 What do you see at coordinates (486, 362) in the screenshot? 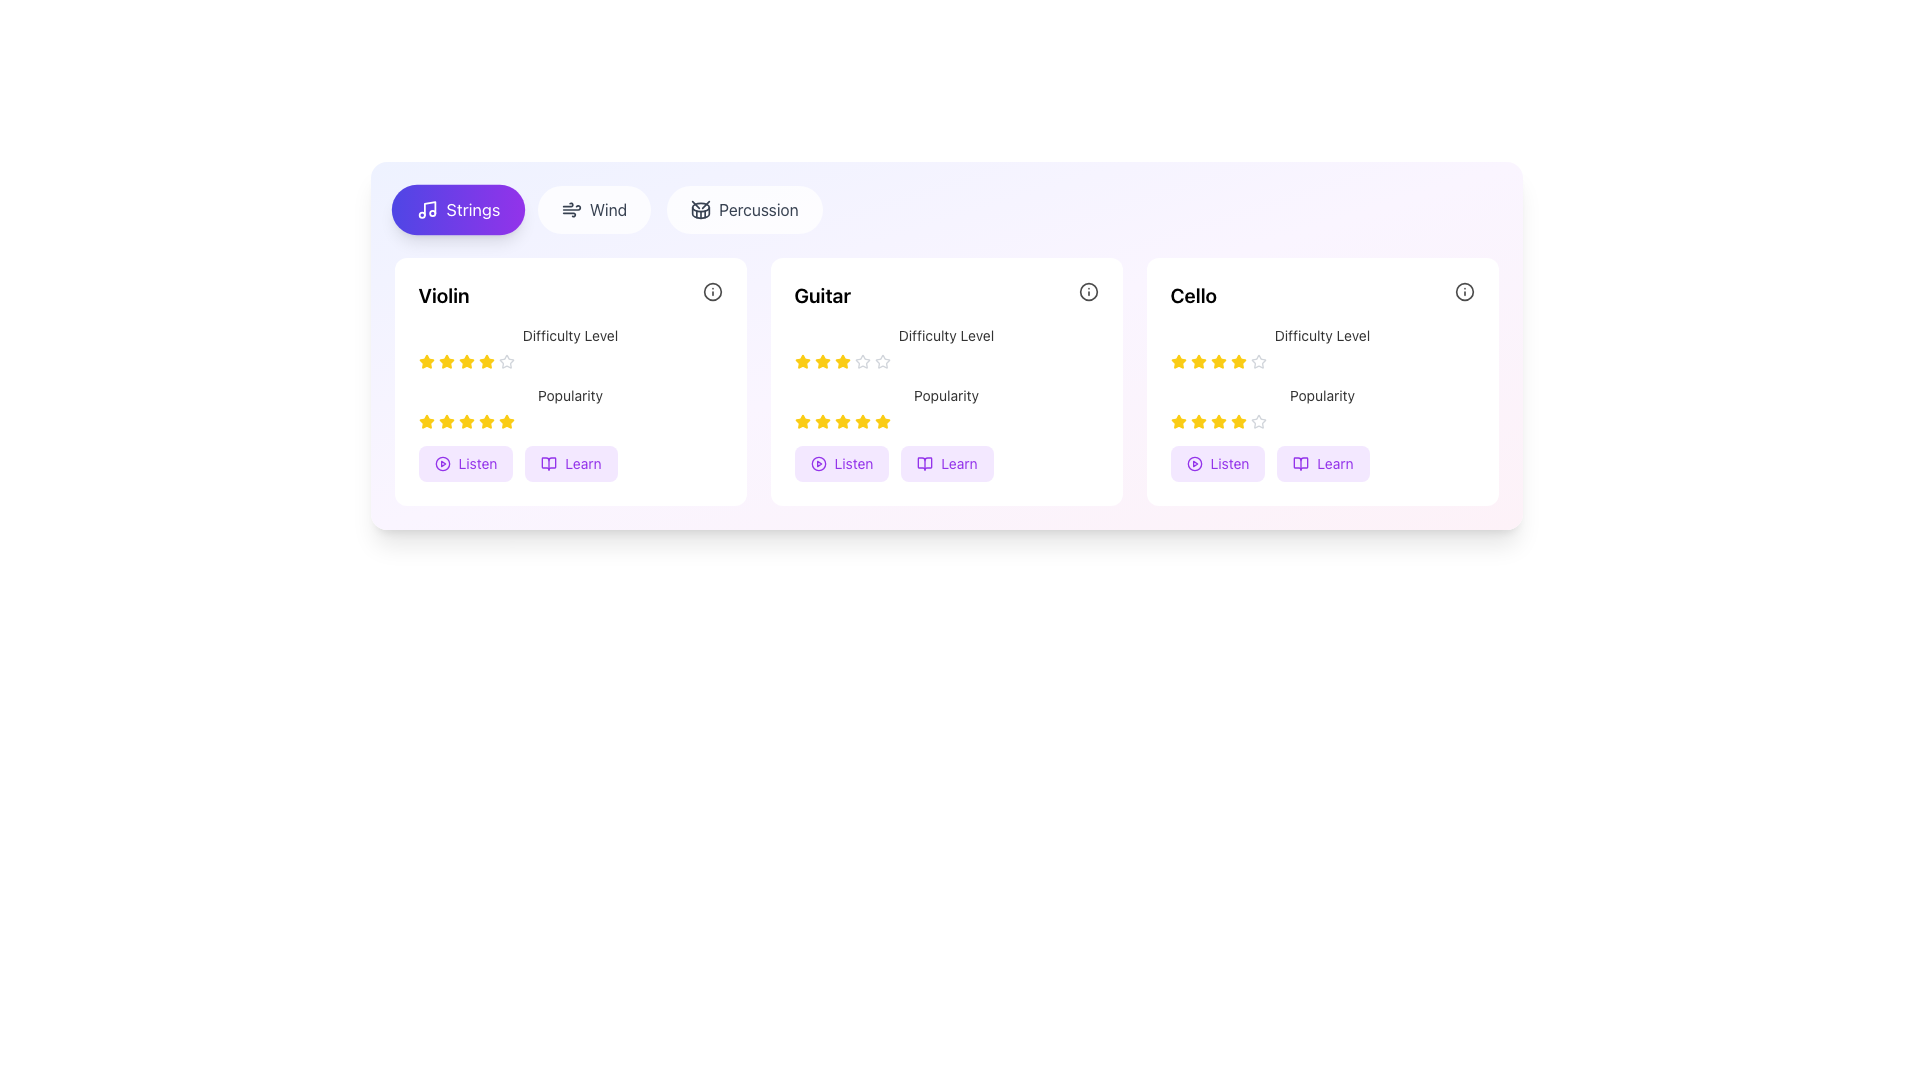
I see `the fifth yellow star icon in the 'Difficulty Level' rating section of the 'Violin' card to modify the rating value` at bounding box center [486, 362].